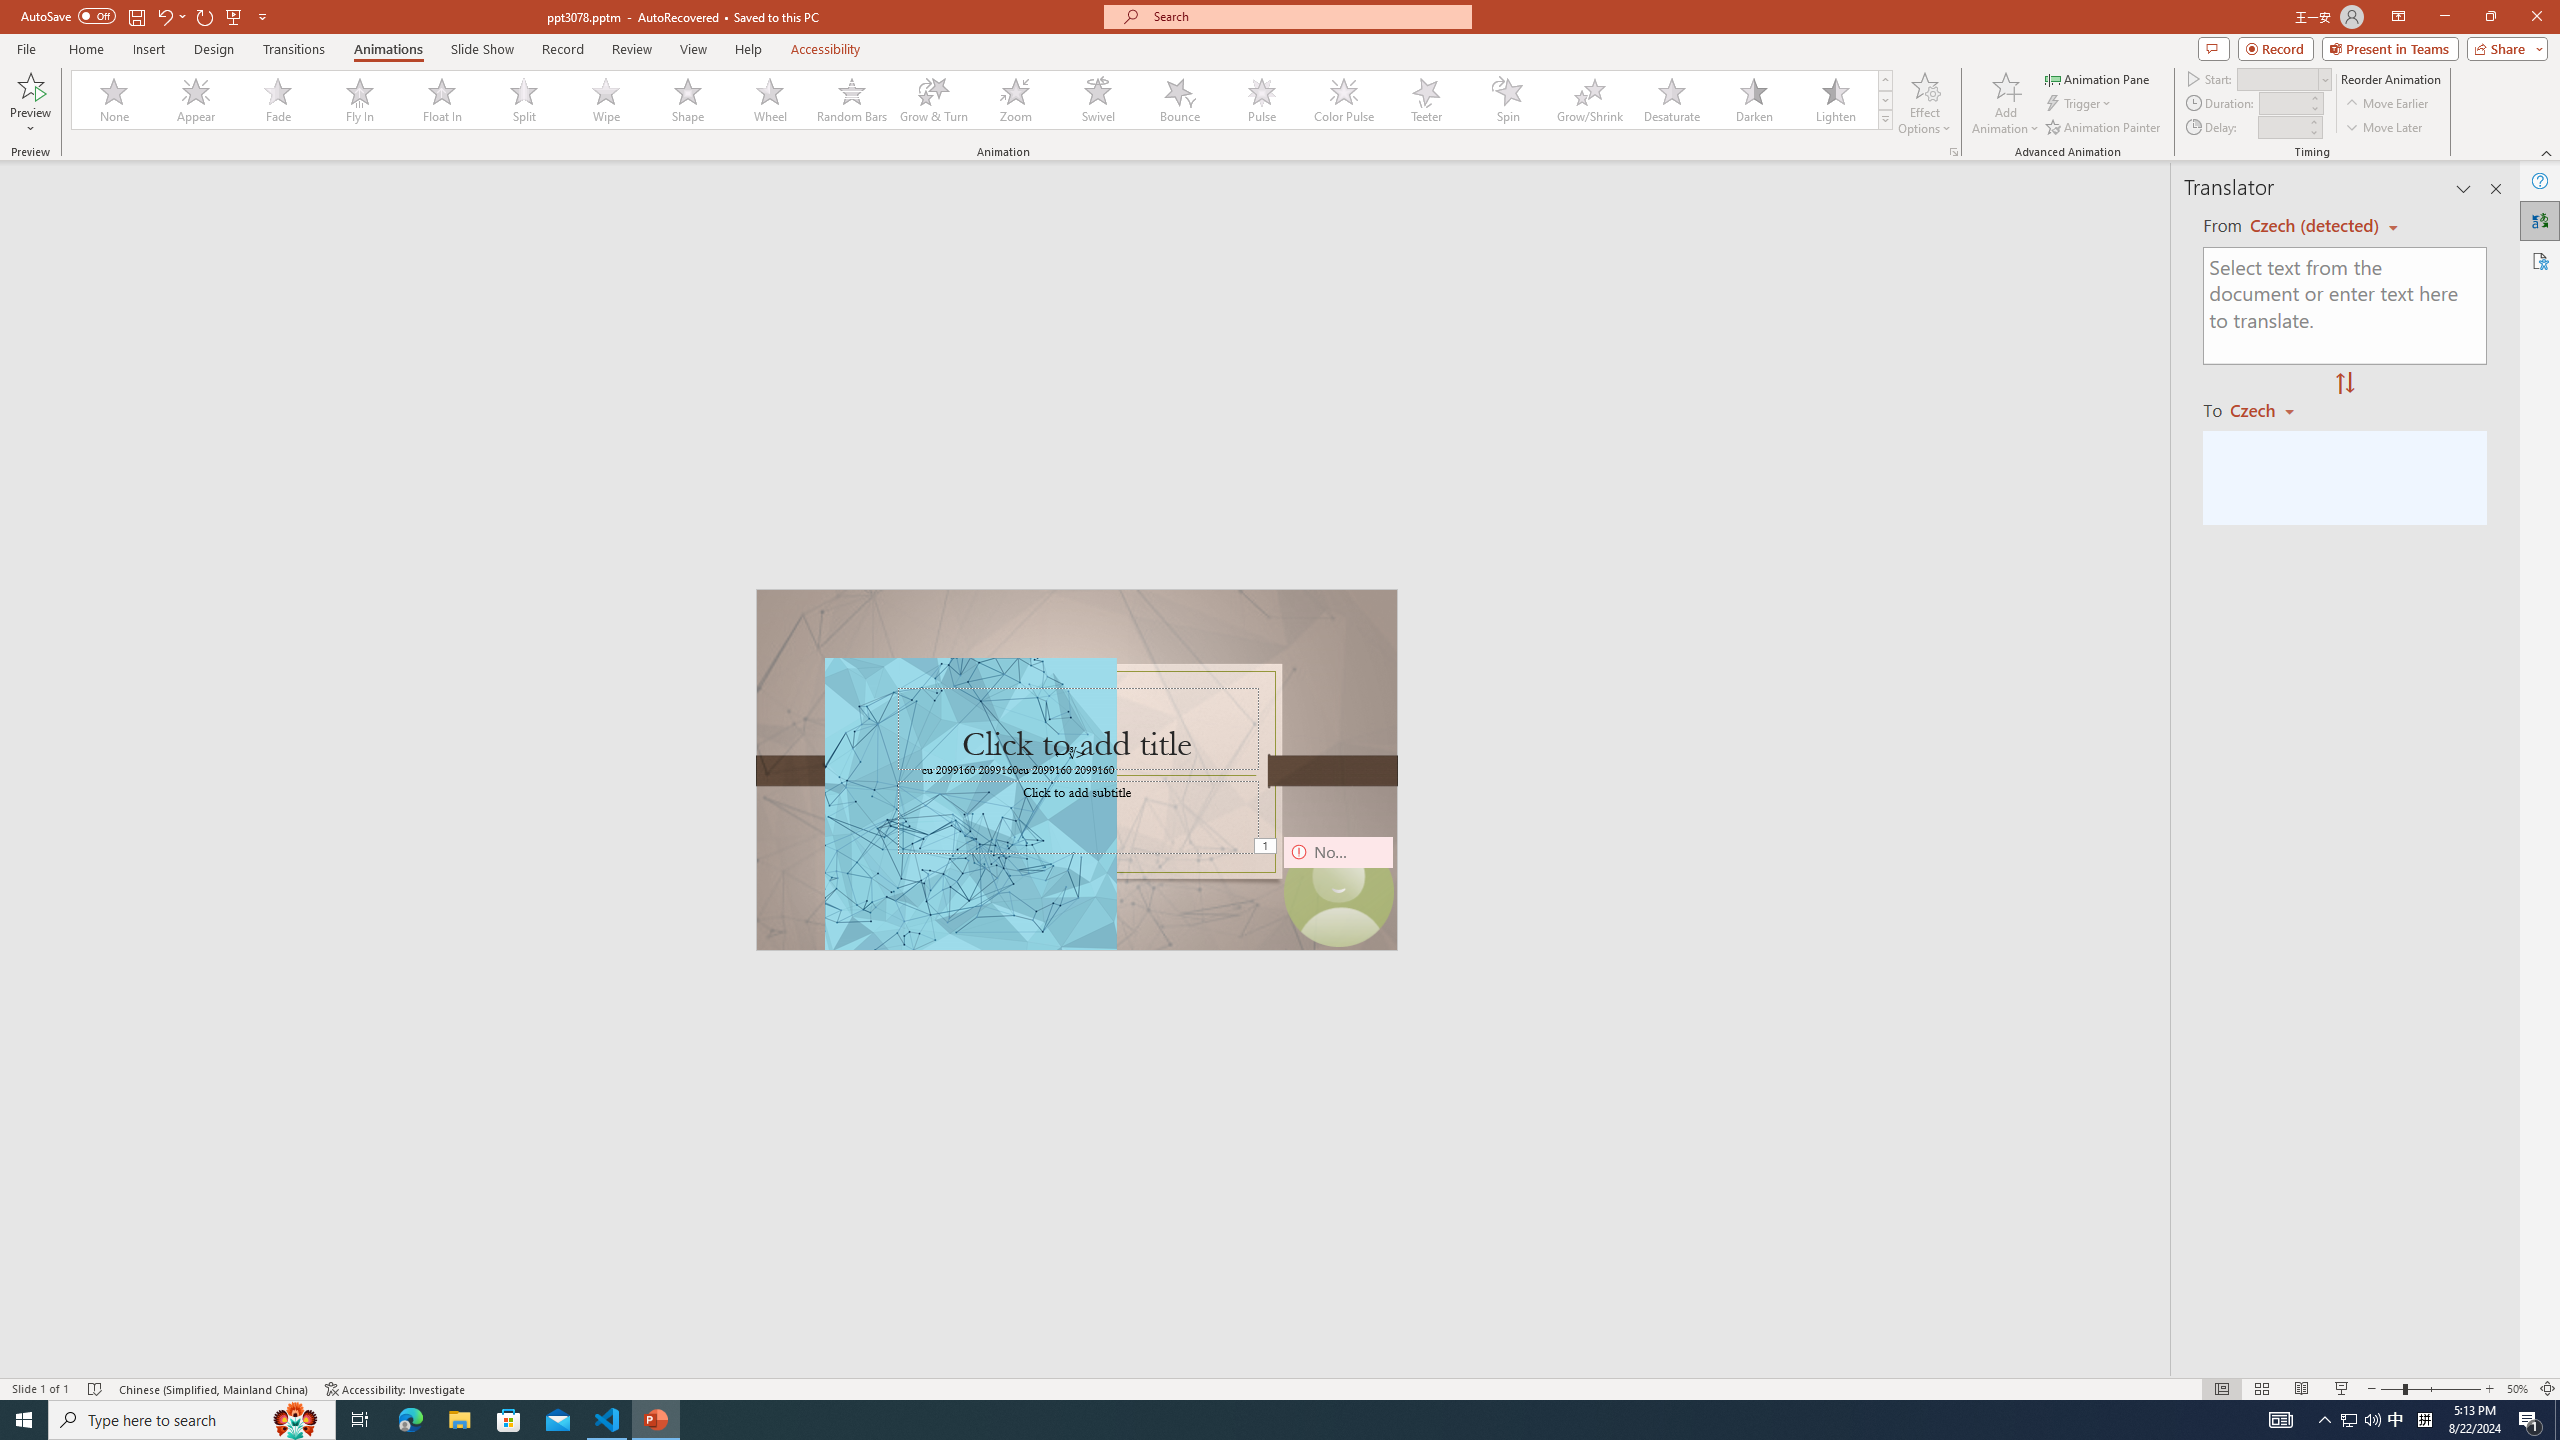 The width and height of the screenshot is (2560, 1440). I want to click on 'Translator', so click(2539, 221).